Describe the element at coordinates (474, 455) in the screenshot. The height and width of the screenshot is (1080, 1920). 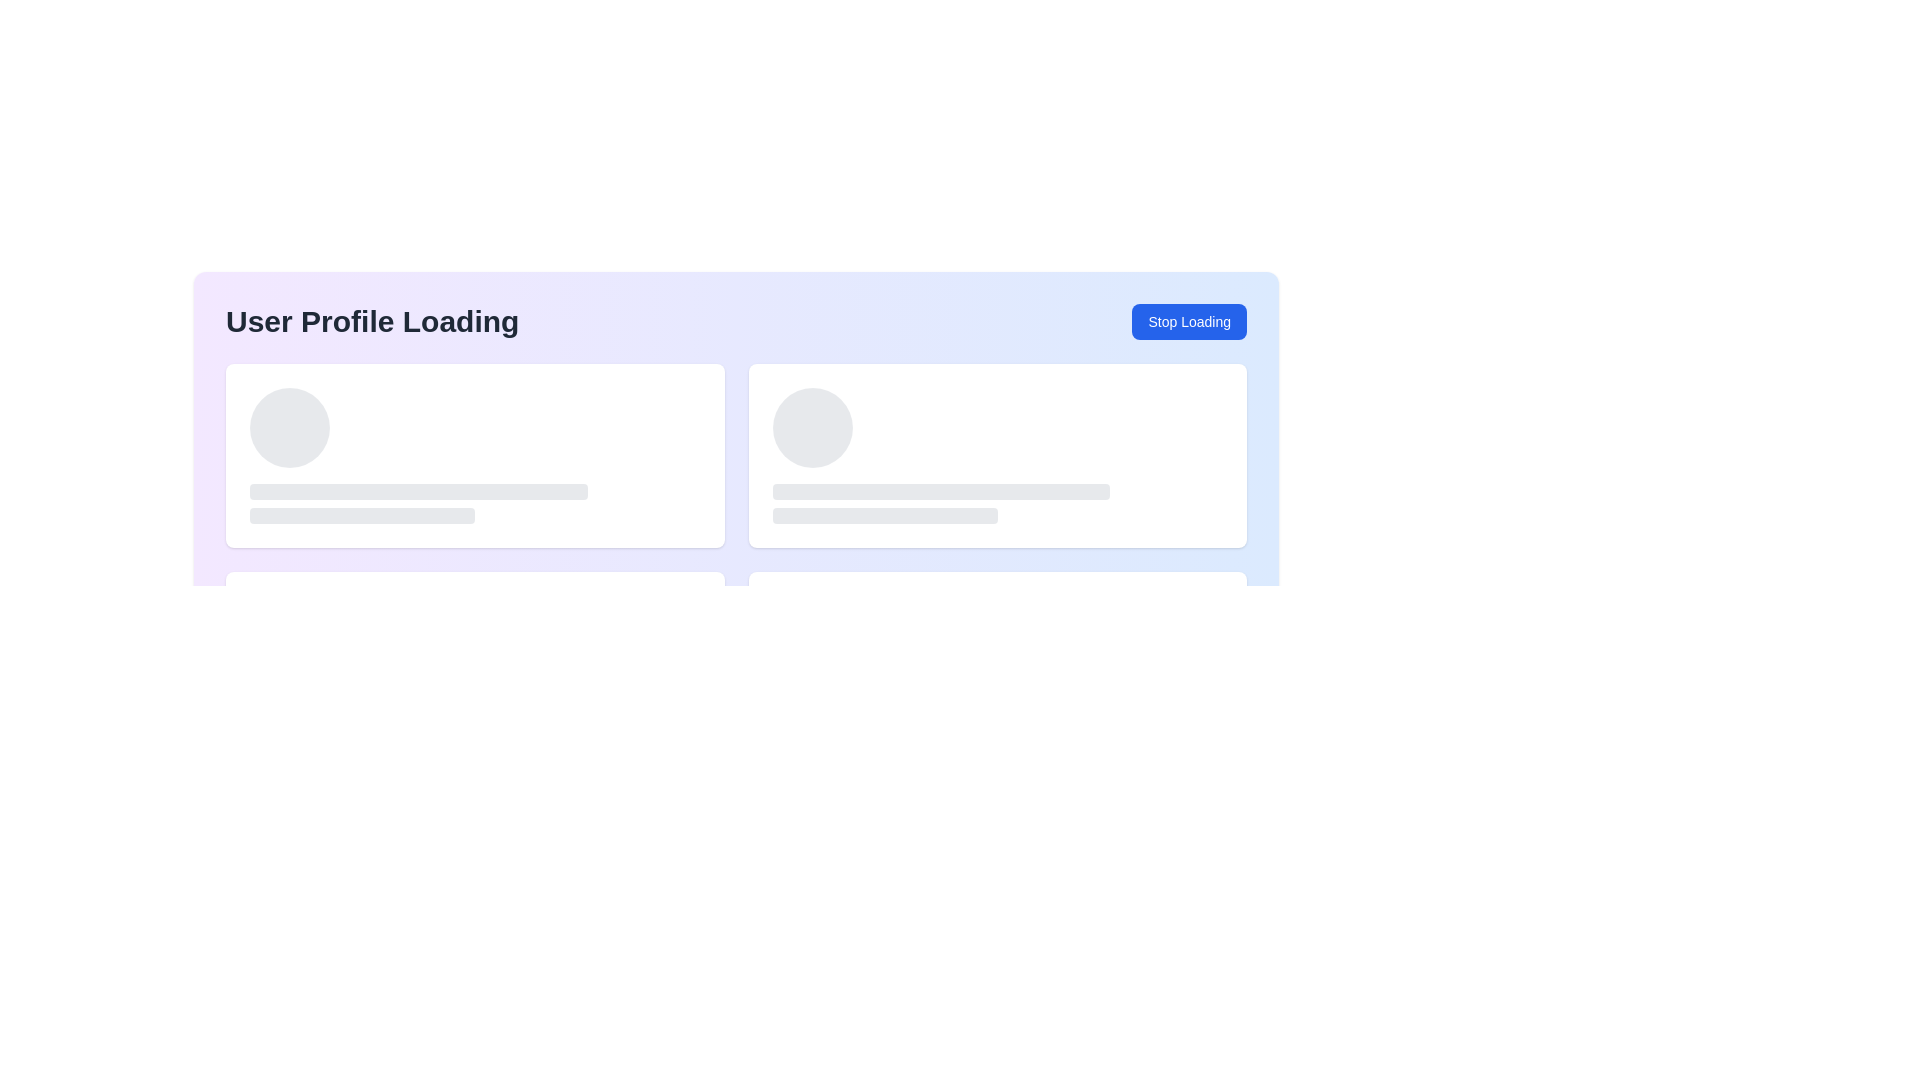
I see `the Loading card placeholder, which is a rectangular card with a white background and rounded corners located in the top-left corner of a grid layout` at that location.